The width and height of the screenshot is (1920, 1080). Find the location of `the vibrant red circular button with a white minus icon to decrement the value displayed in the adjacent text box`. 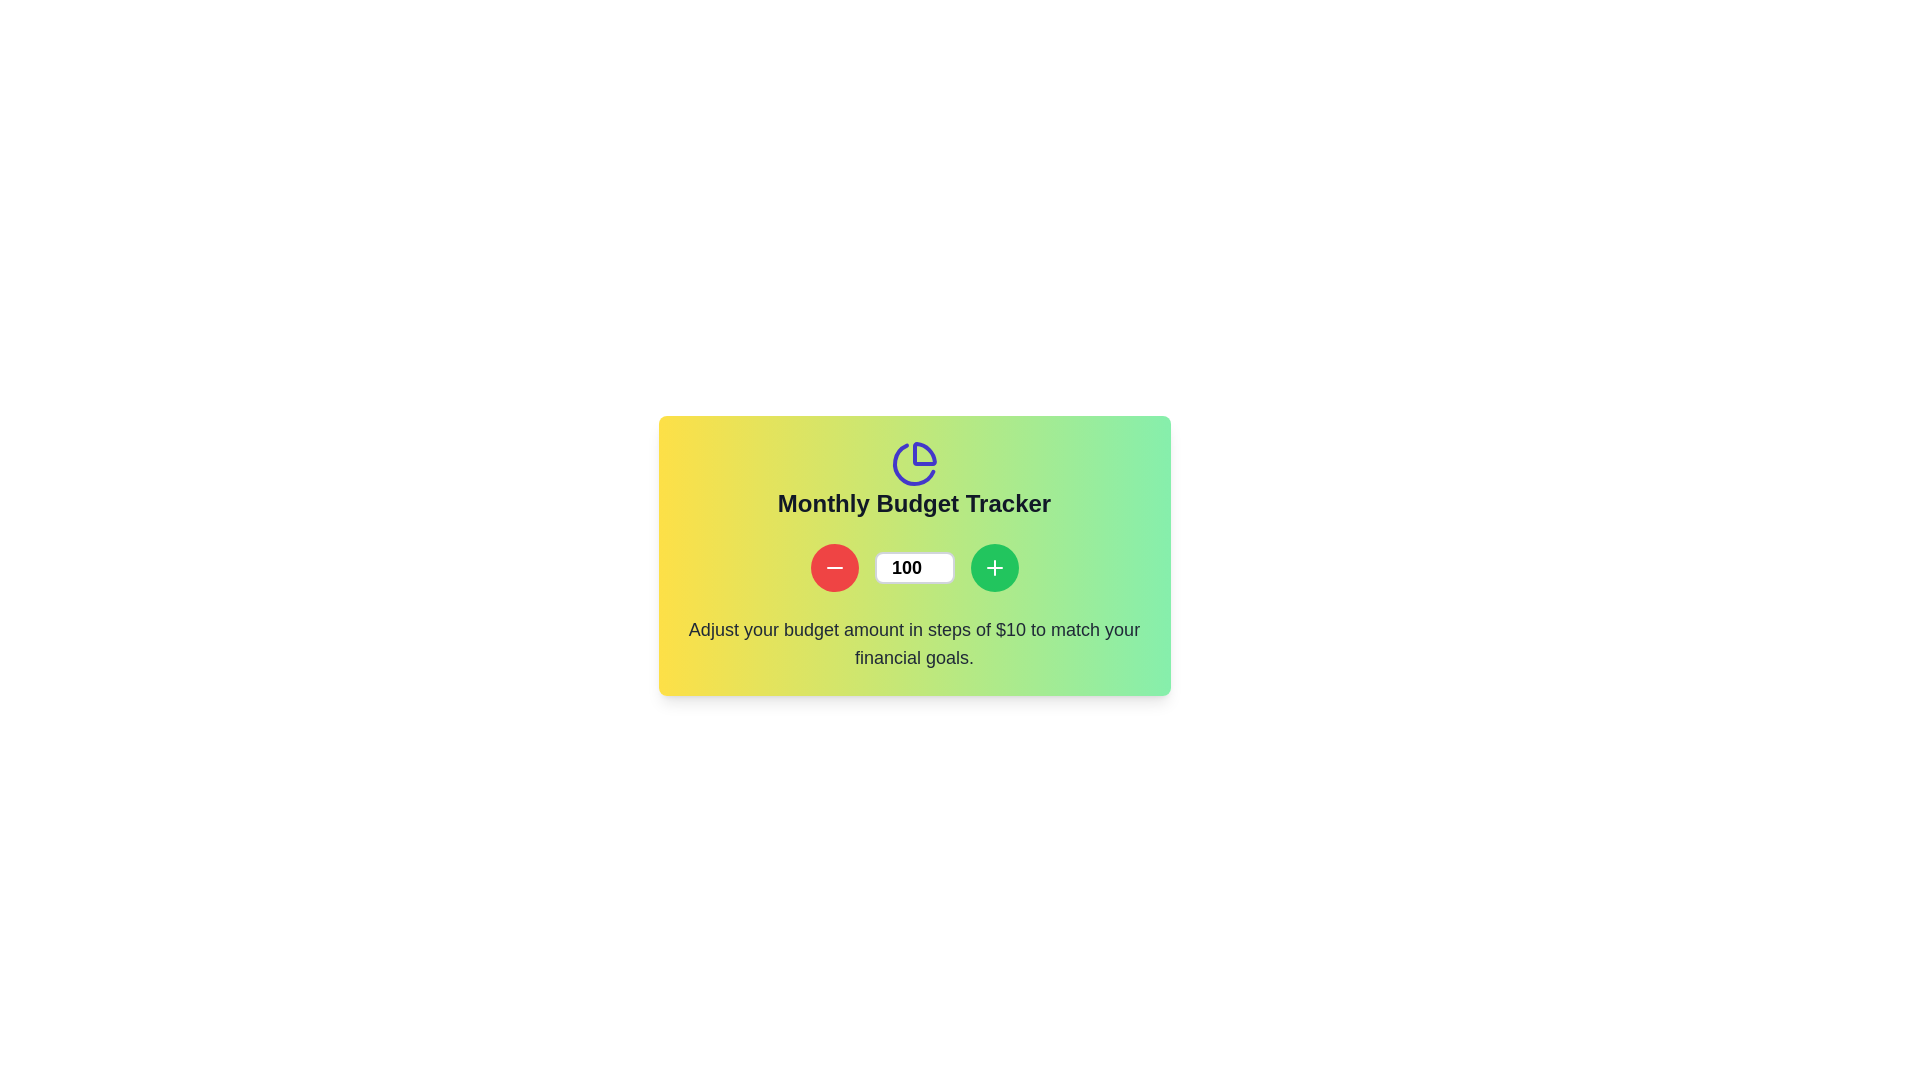

the vibrant red circular button with a white minus icon to decrement the value displayed in the adjacent text box is located at coordinates (834, 567).